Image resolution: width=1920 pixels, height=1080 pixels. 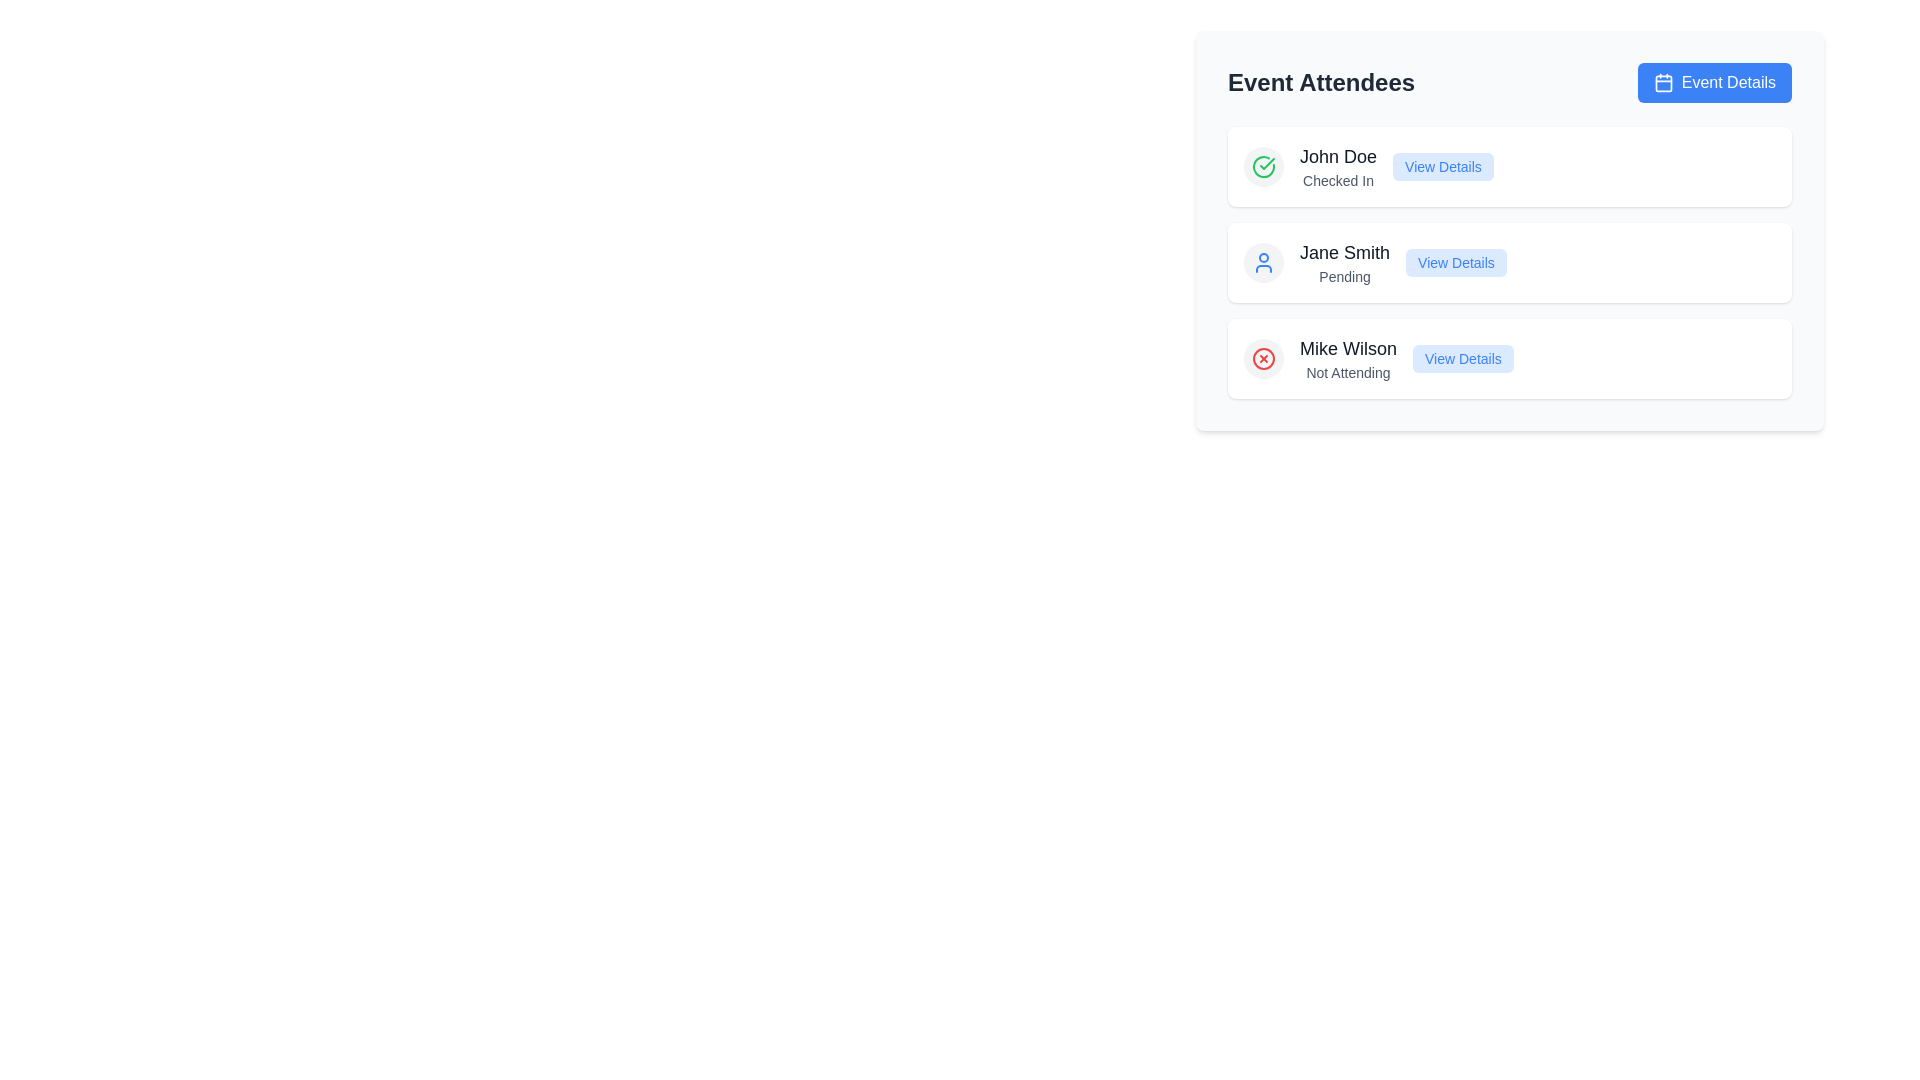 What do you see at coordinates (1463, 357) in the screenshot?
I see `the 'View Details' button with a blue outline and light blue background, located on the right end of the row for 'Mike Wilson - Not Attending' in the 'Event Attendees' section` at bounding box center [1463, 357].